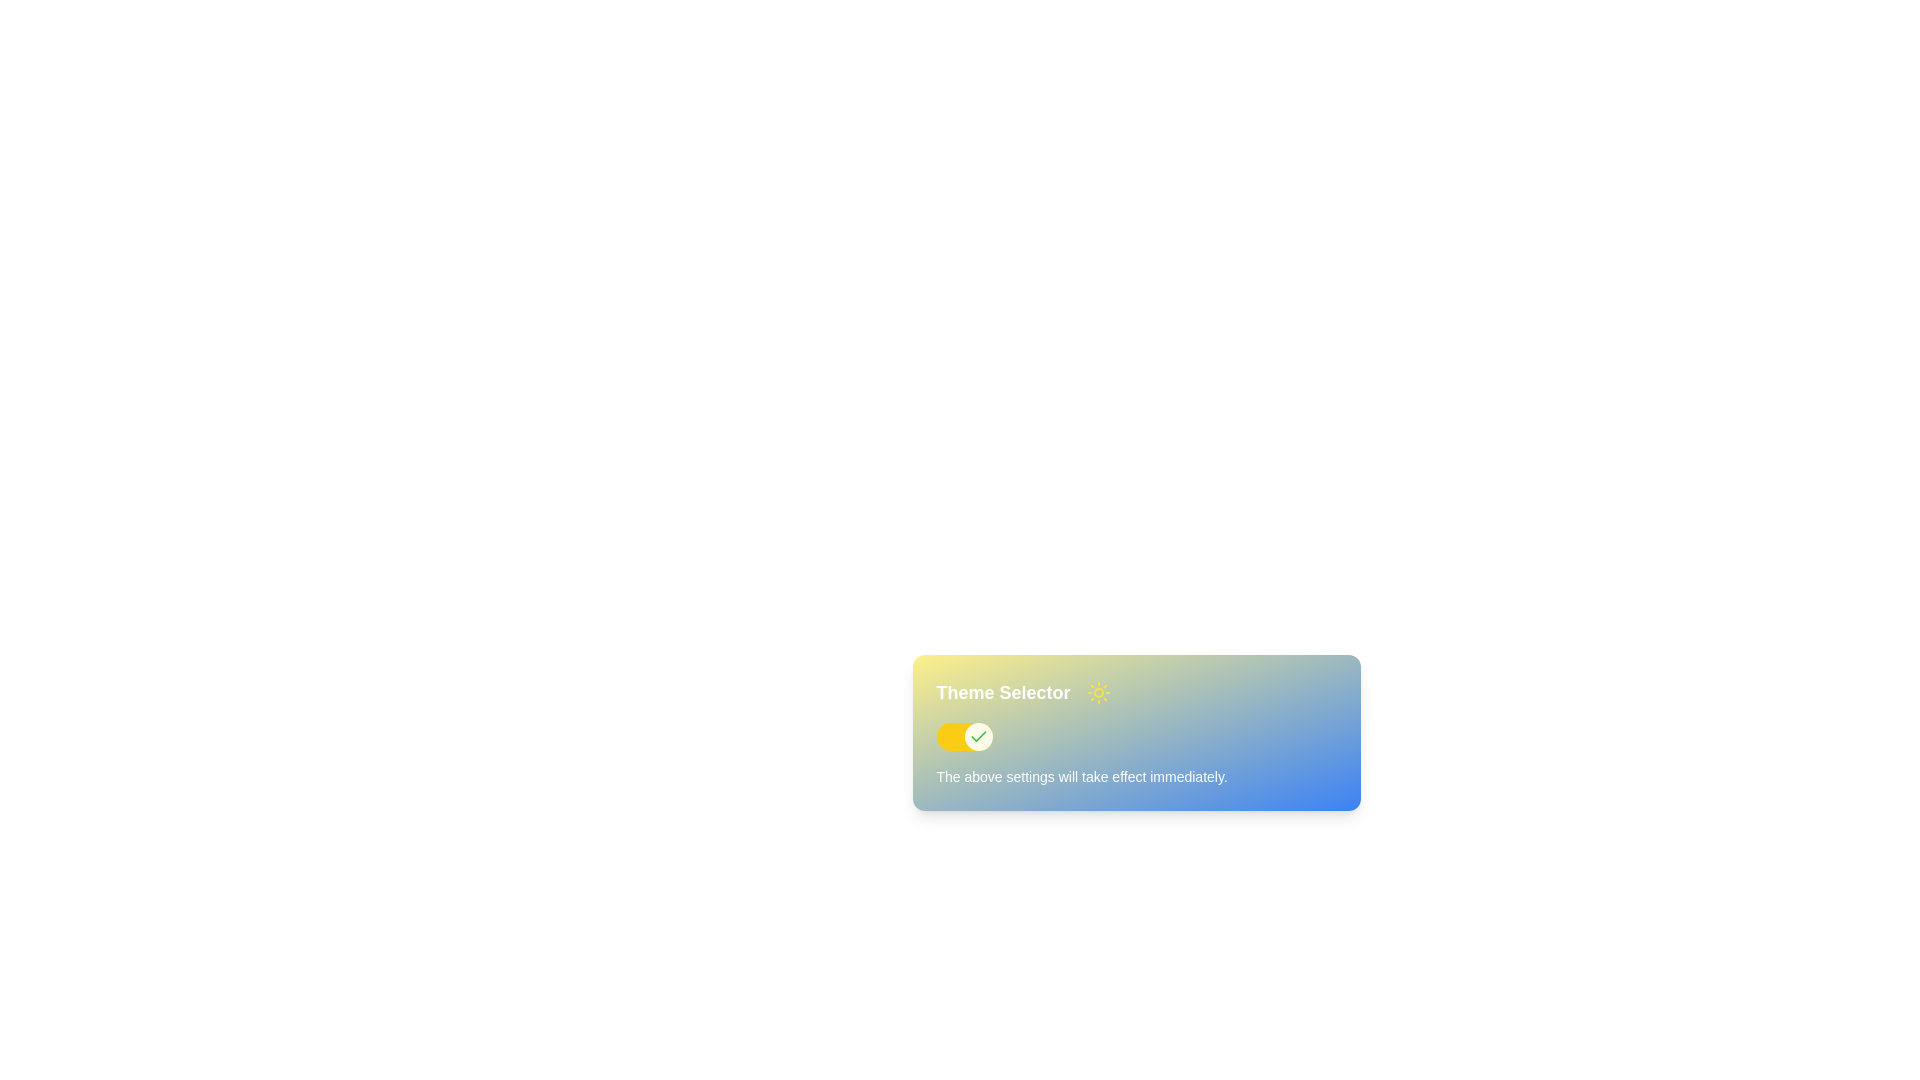 This screenshot has width=1920, height=1080. Describe the element at coordinates (978, 736) in the screenshot. I see `the active state icon of the toggle switch within the 'Theme Selector' module, located on the right side of the switch track, to understand the toggle state` at that location.